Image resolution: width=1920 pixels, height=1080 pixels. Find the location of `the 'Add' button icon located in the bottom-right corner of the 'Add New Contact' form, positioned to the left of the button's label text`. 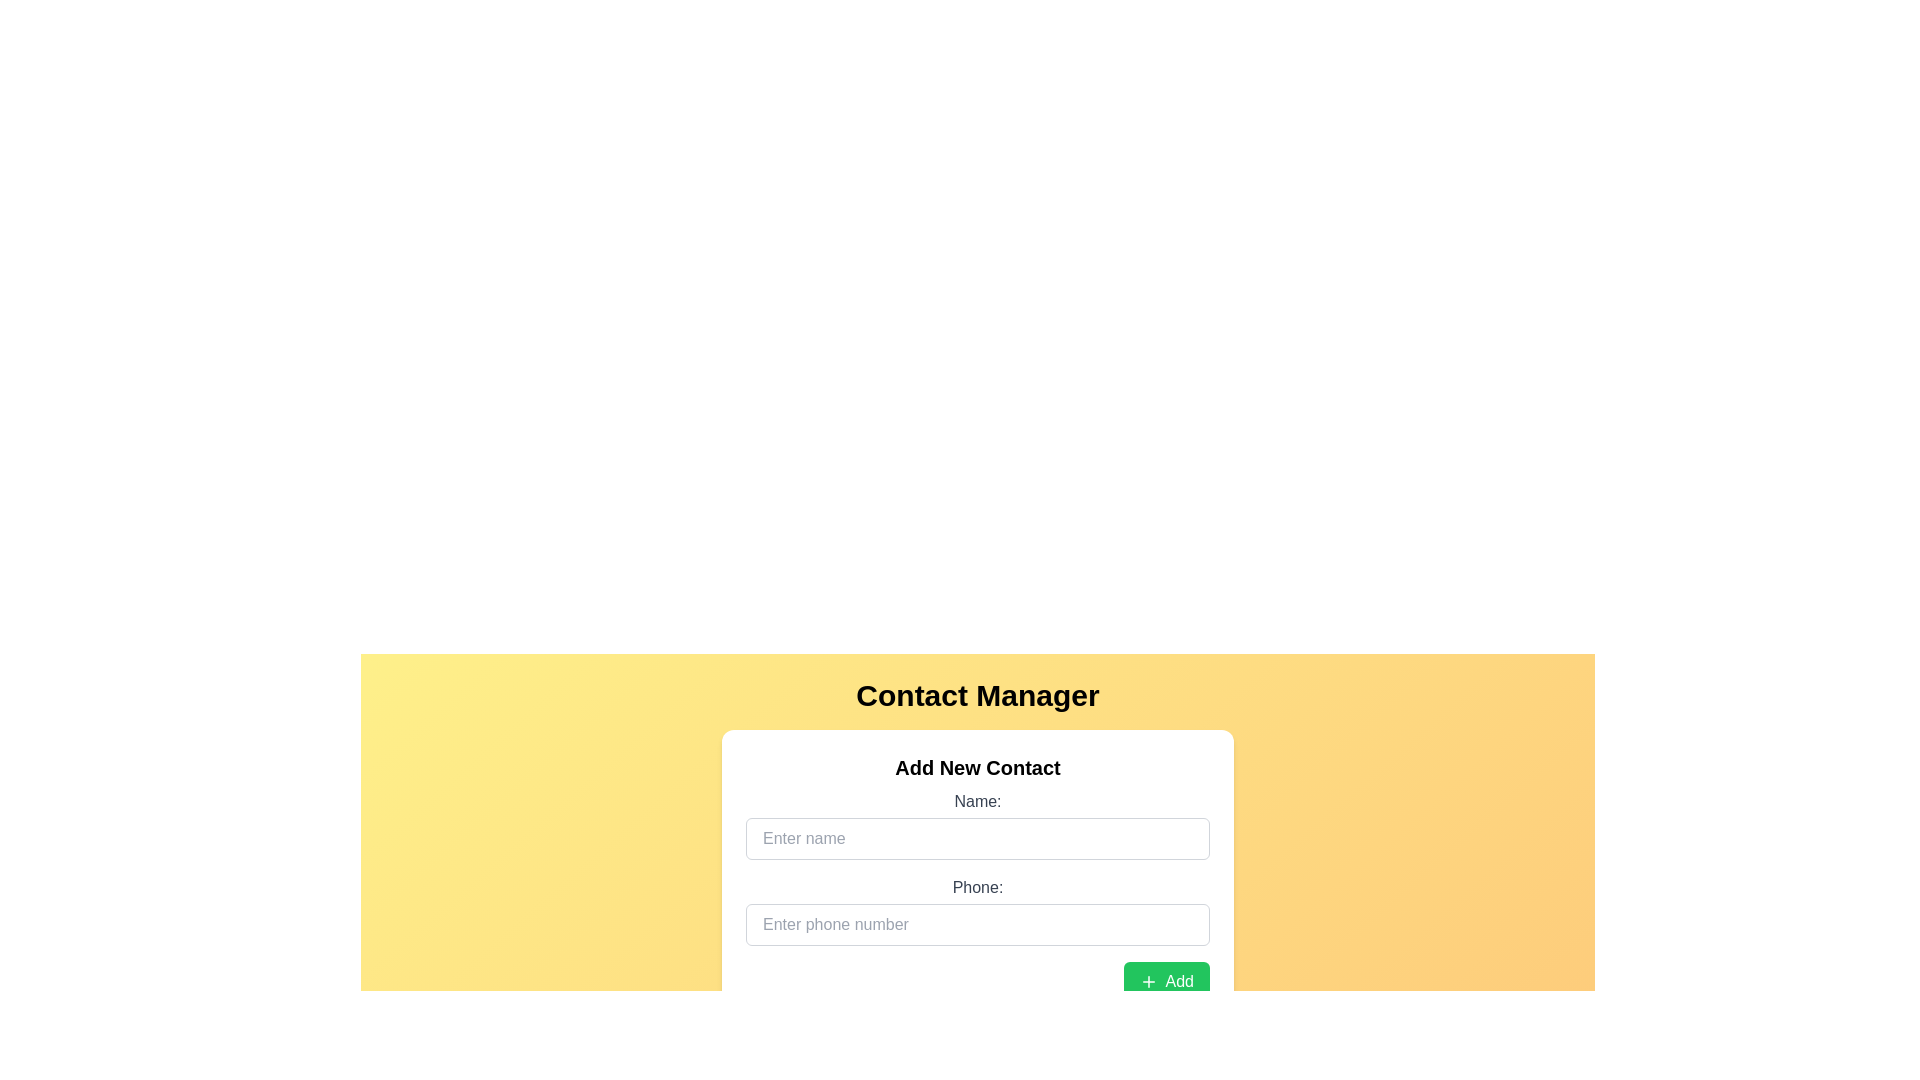

the 'Add' button icon located in the bottom-right corner of the 'Add New Contact' form, positioned to the left of the button's label text is located at coordinates (1148, 981).